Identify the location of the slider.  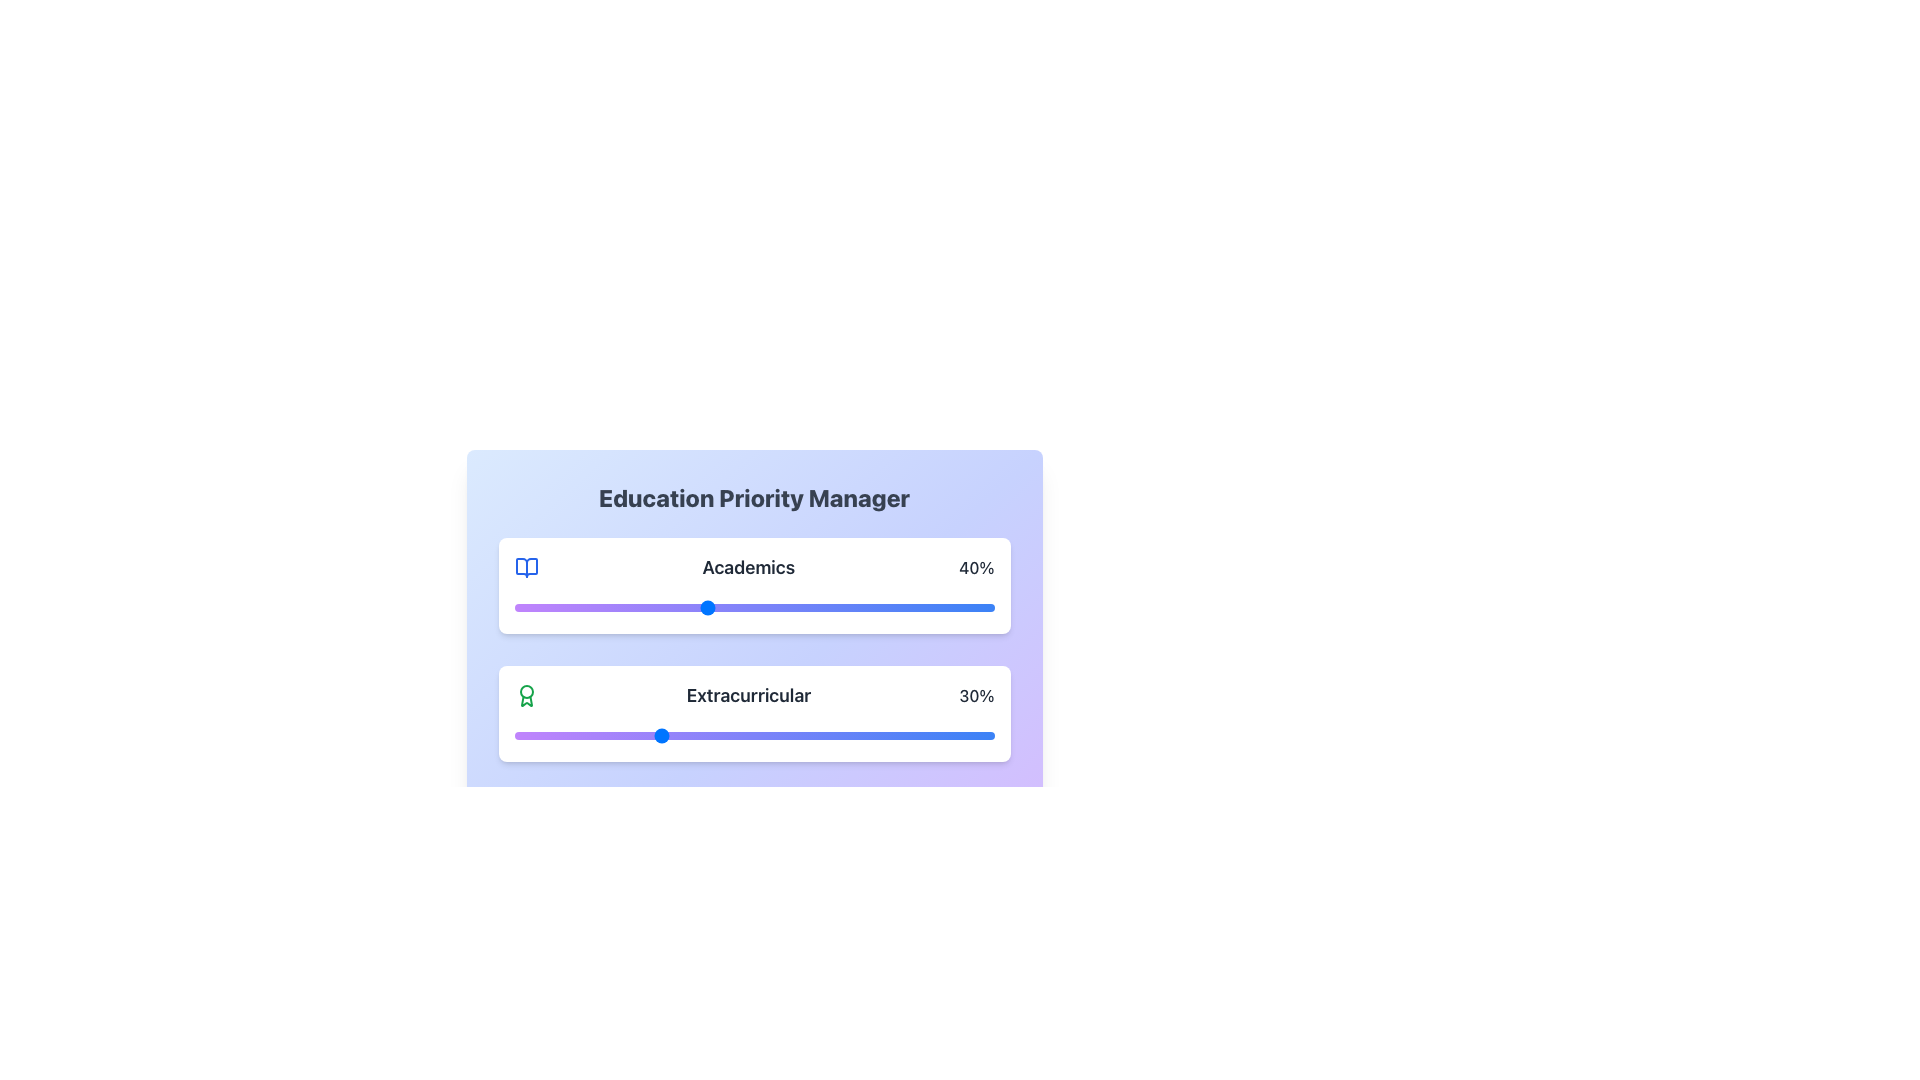
(831, 736).